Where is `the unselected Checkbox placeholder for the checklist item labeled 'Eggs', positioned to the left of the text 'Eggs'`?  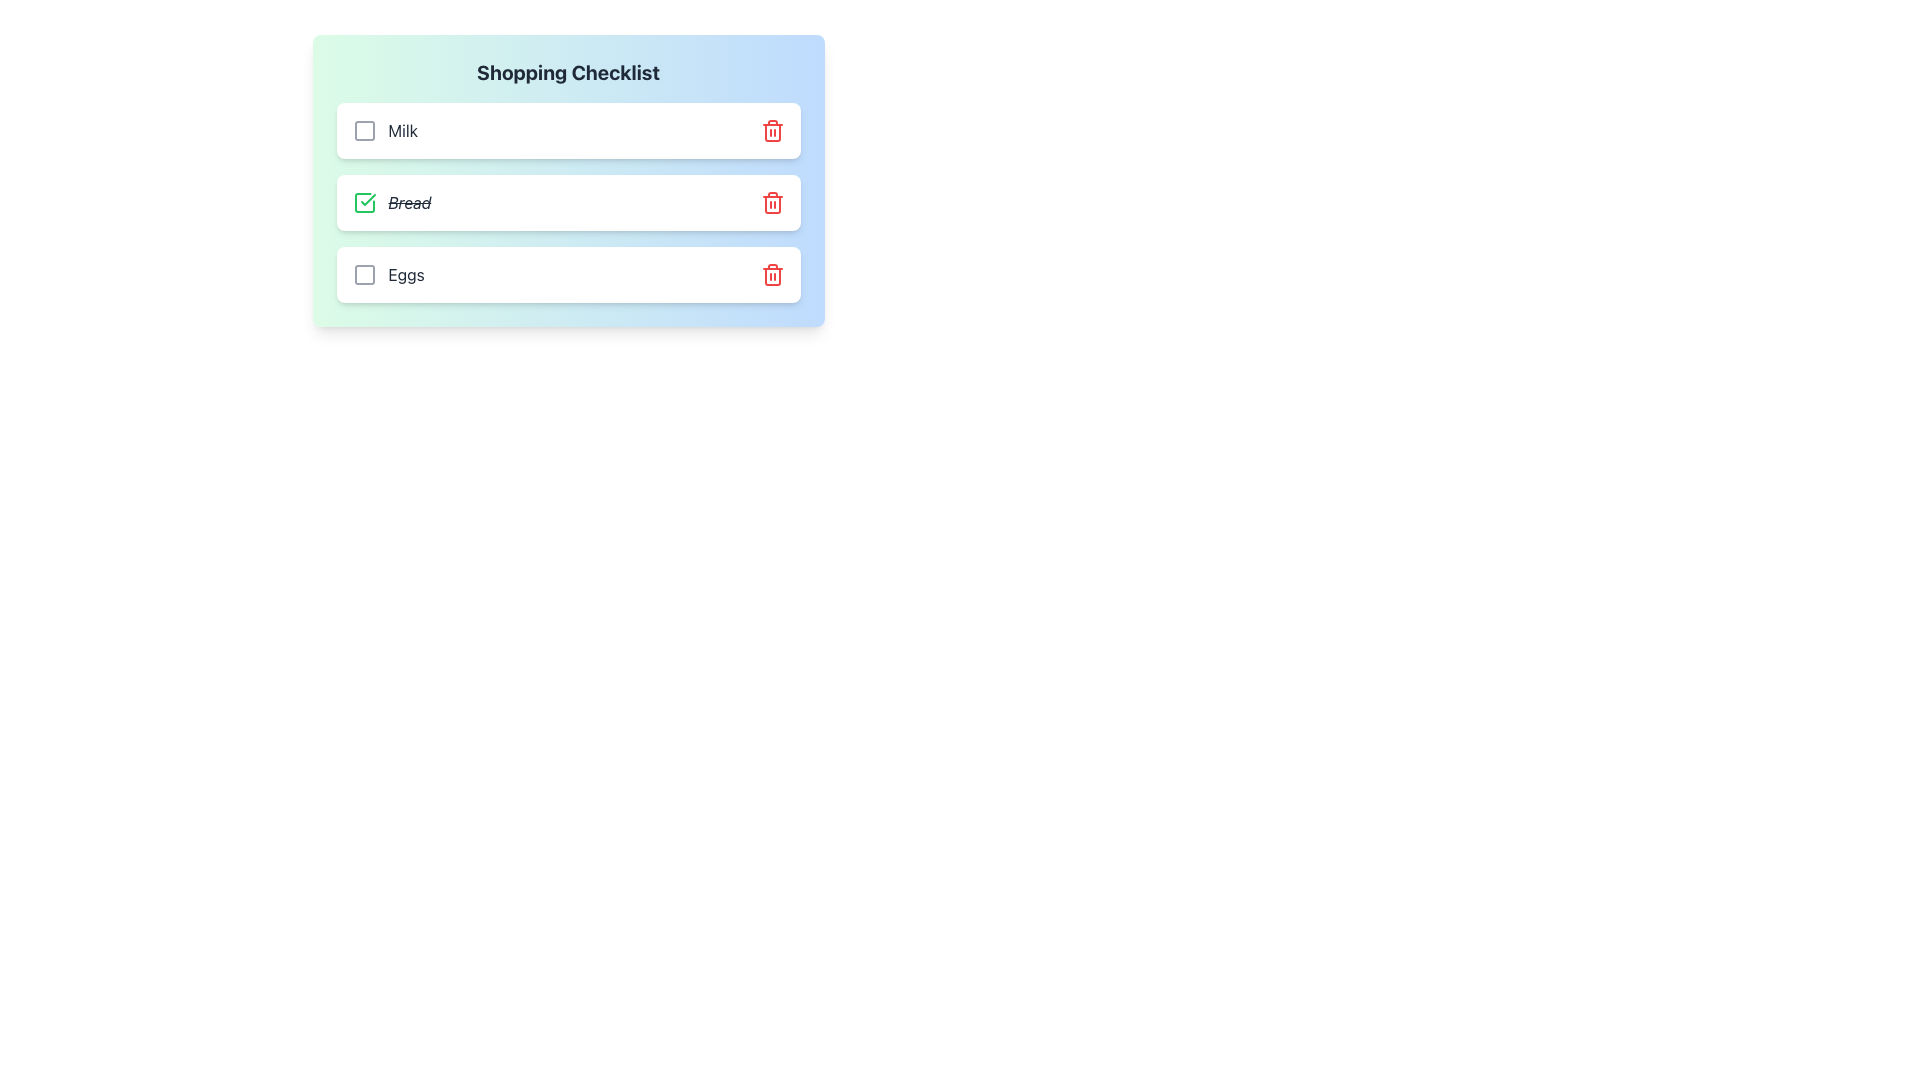 the unselected Checkbox placeholder for the checklist item labeled 'Eggs', positioned to the left of the text 'Eggs' is located at coordinates (364, 274).